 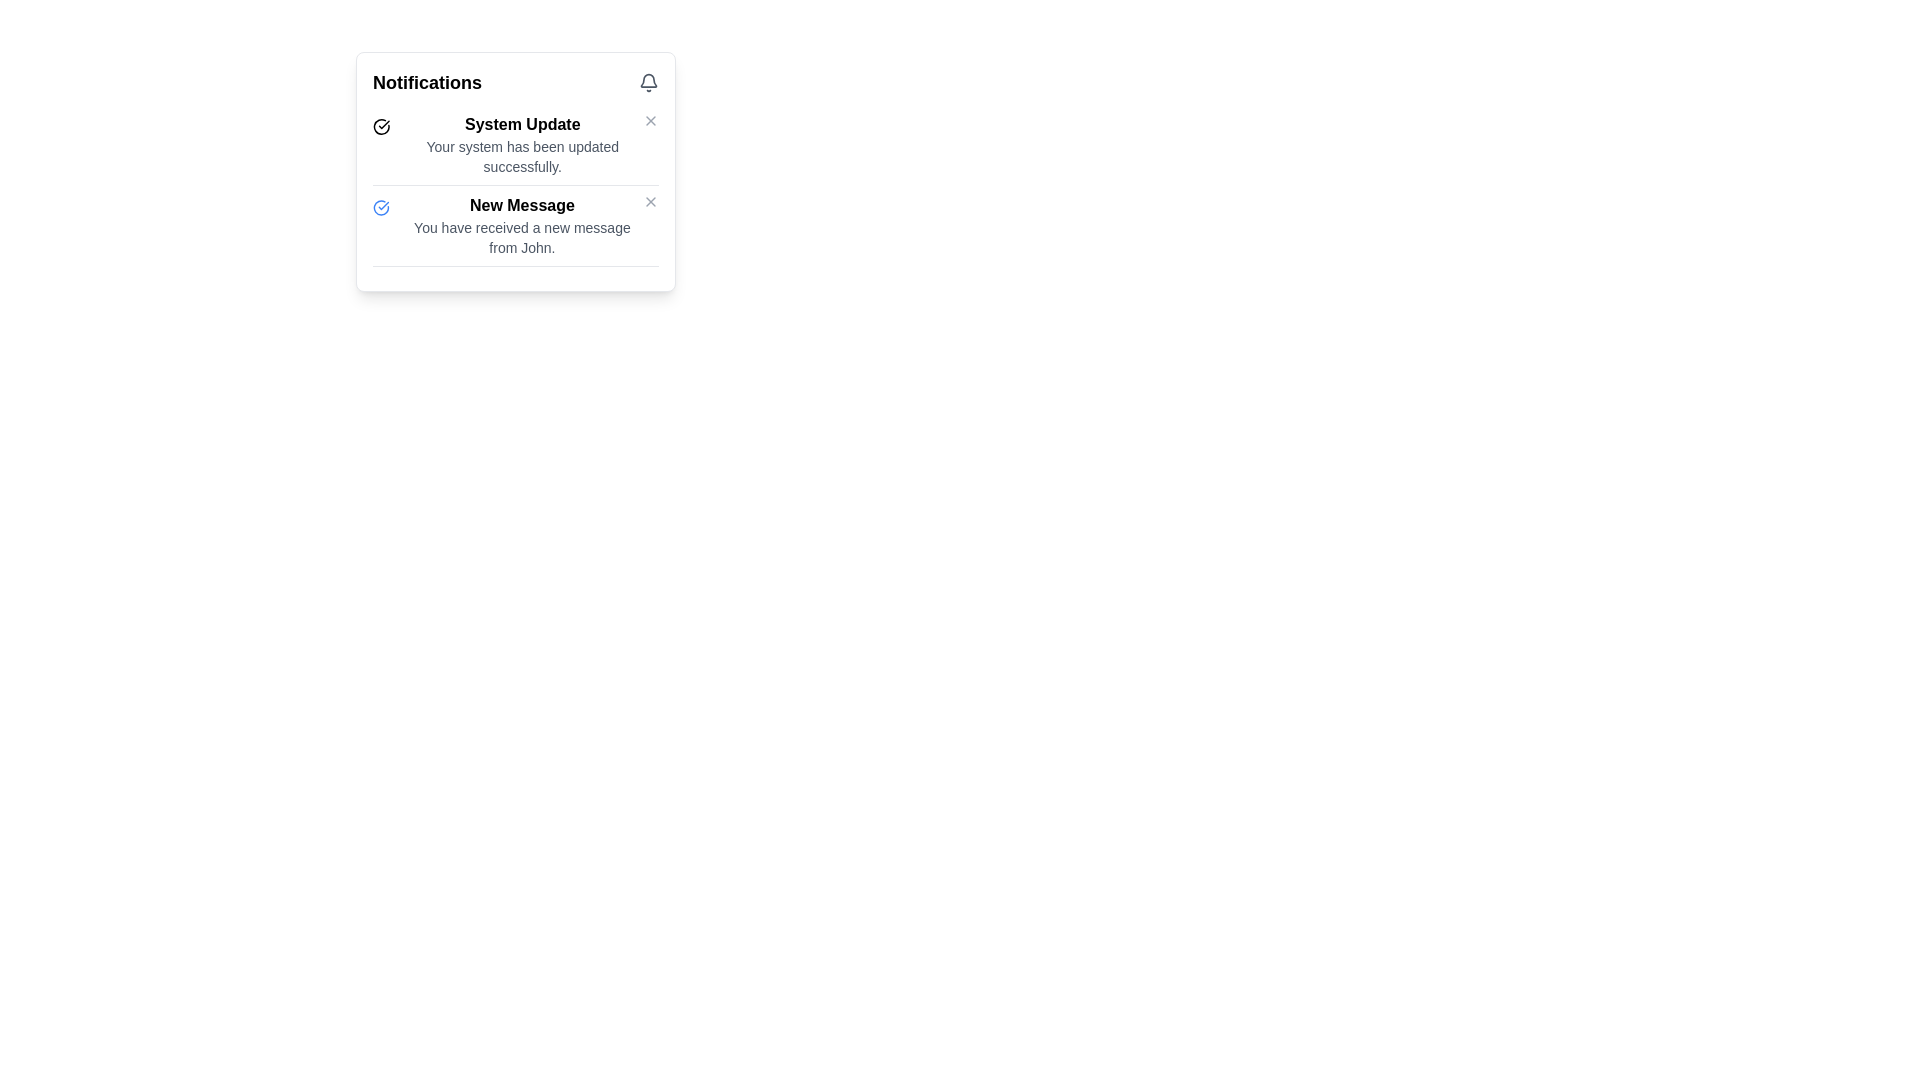 I want to click on the static text element that serves as the title for the notification, which summarizes the subject as 'System Update', so click(x=522, y=124).